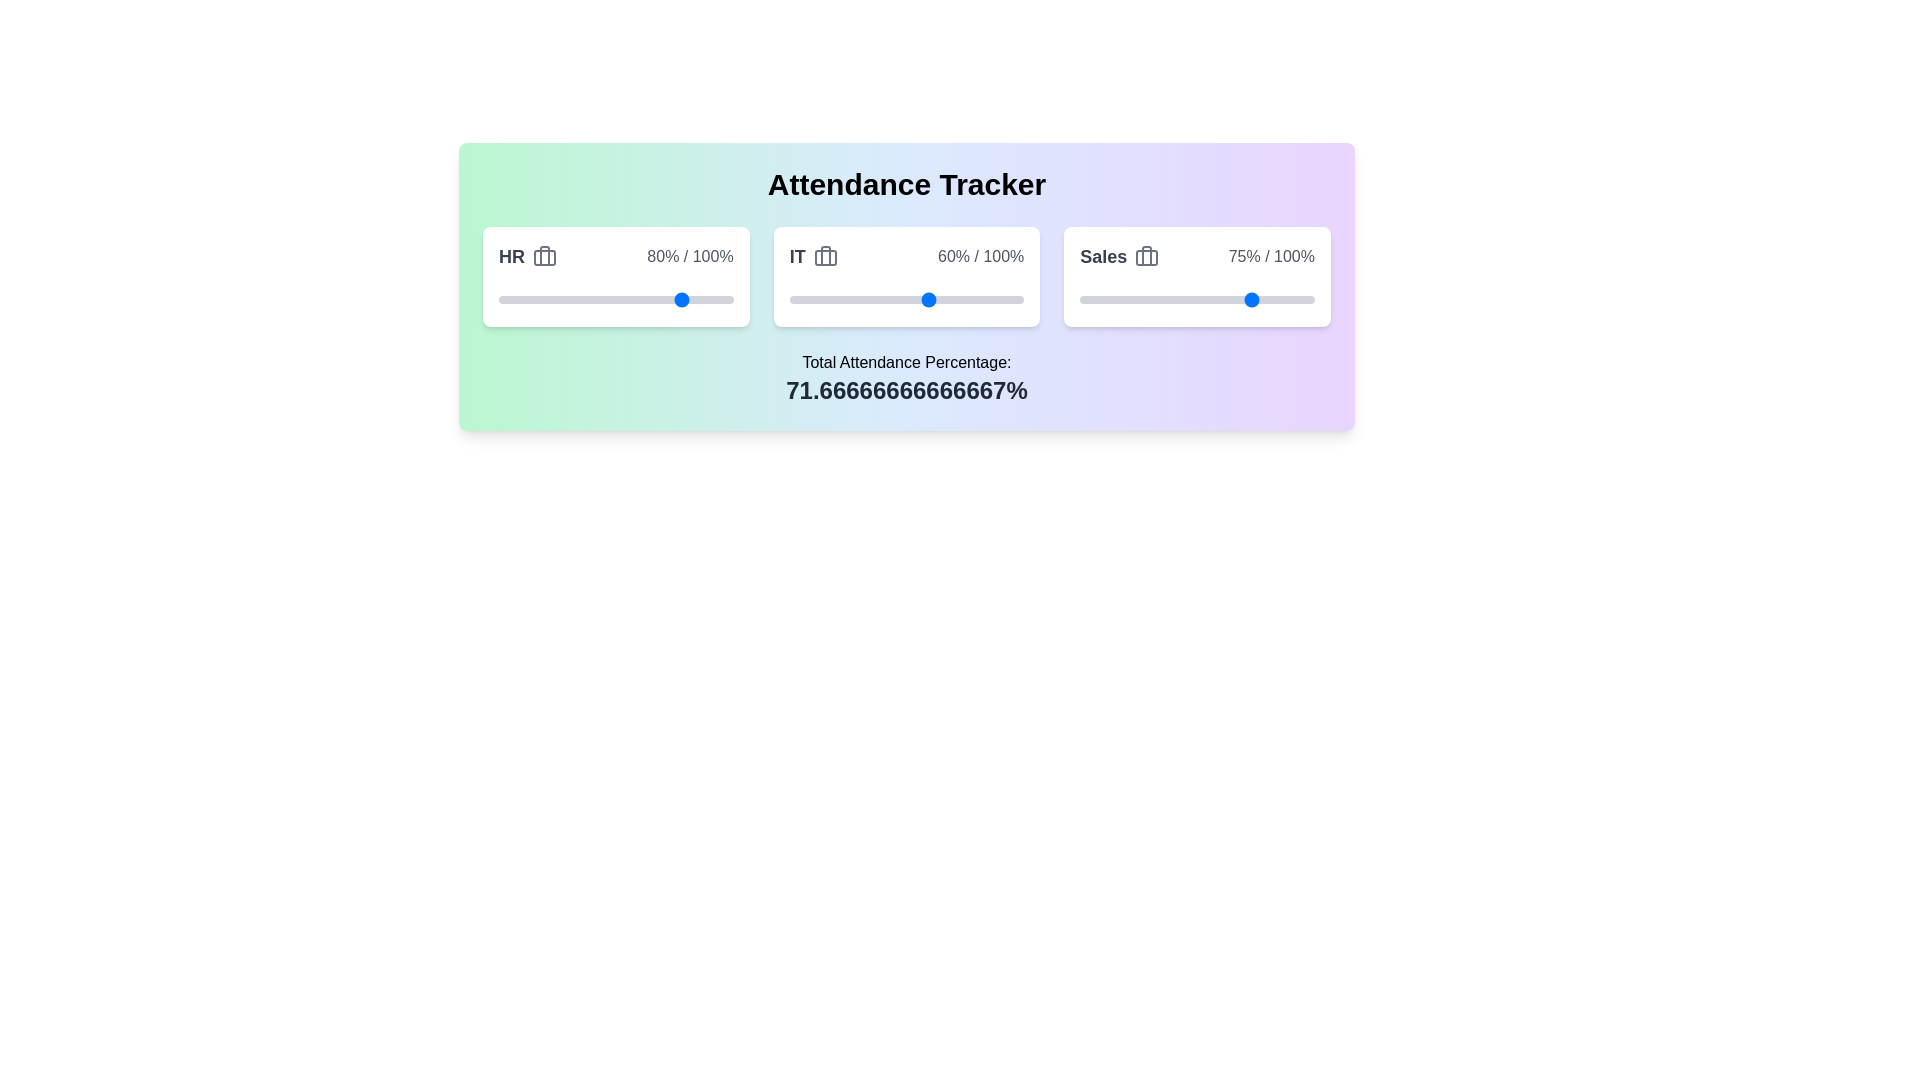 The width and height of the screenshot is (1920, 1080). What do you see at coordinates (906, 390) in the screenshot?
I see `the bold text displaying '71.66666666666667%' which is located below the label 'Total Attendance Percentage:' in a dark gray color on a pastel gradient background` at bounding box center [906, 390].